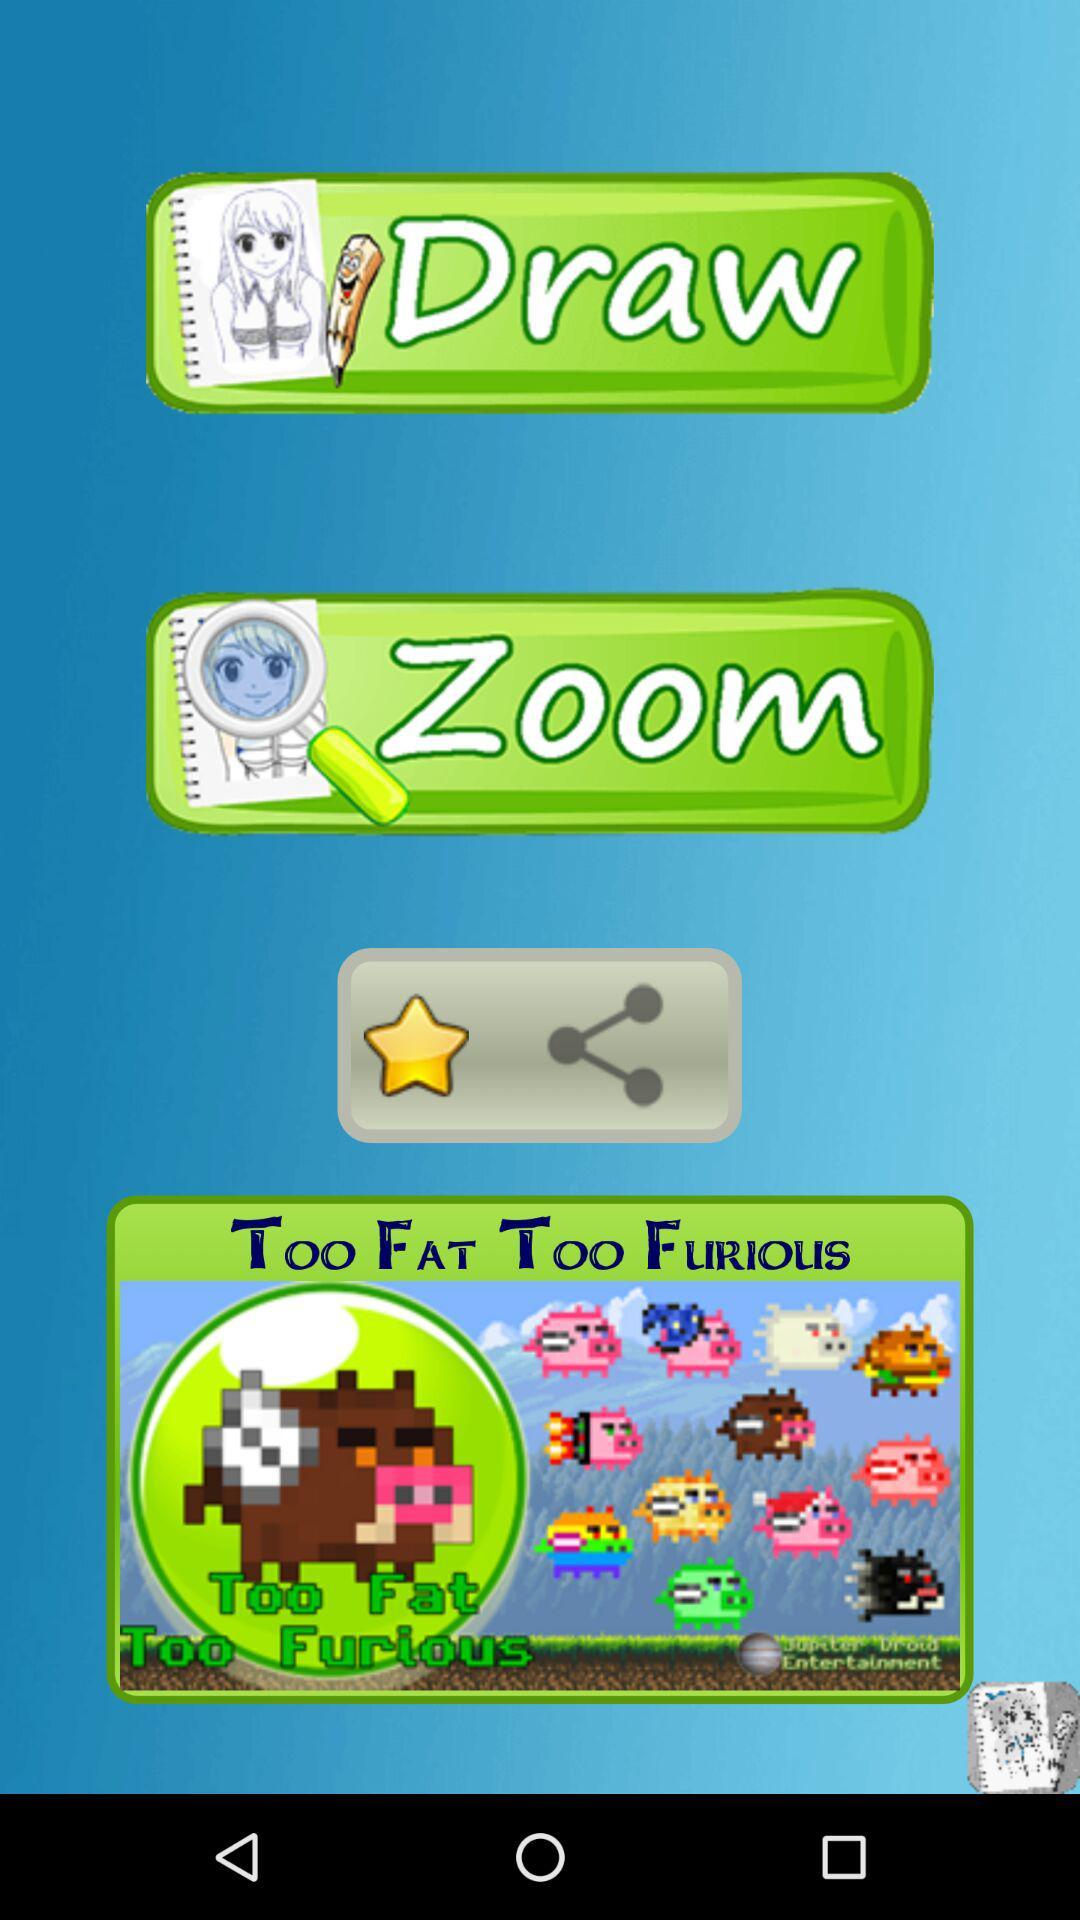  Describe the element at coordinates (604, 1044) in the screenshot. I see `share` at that location.